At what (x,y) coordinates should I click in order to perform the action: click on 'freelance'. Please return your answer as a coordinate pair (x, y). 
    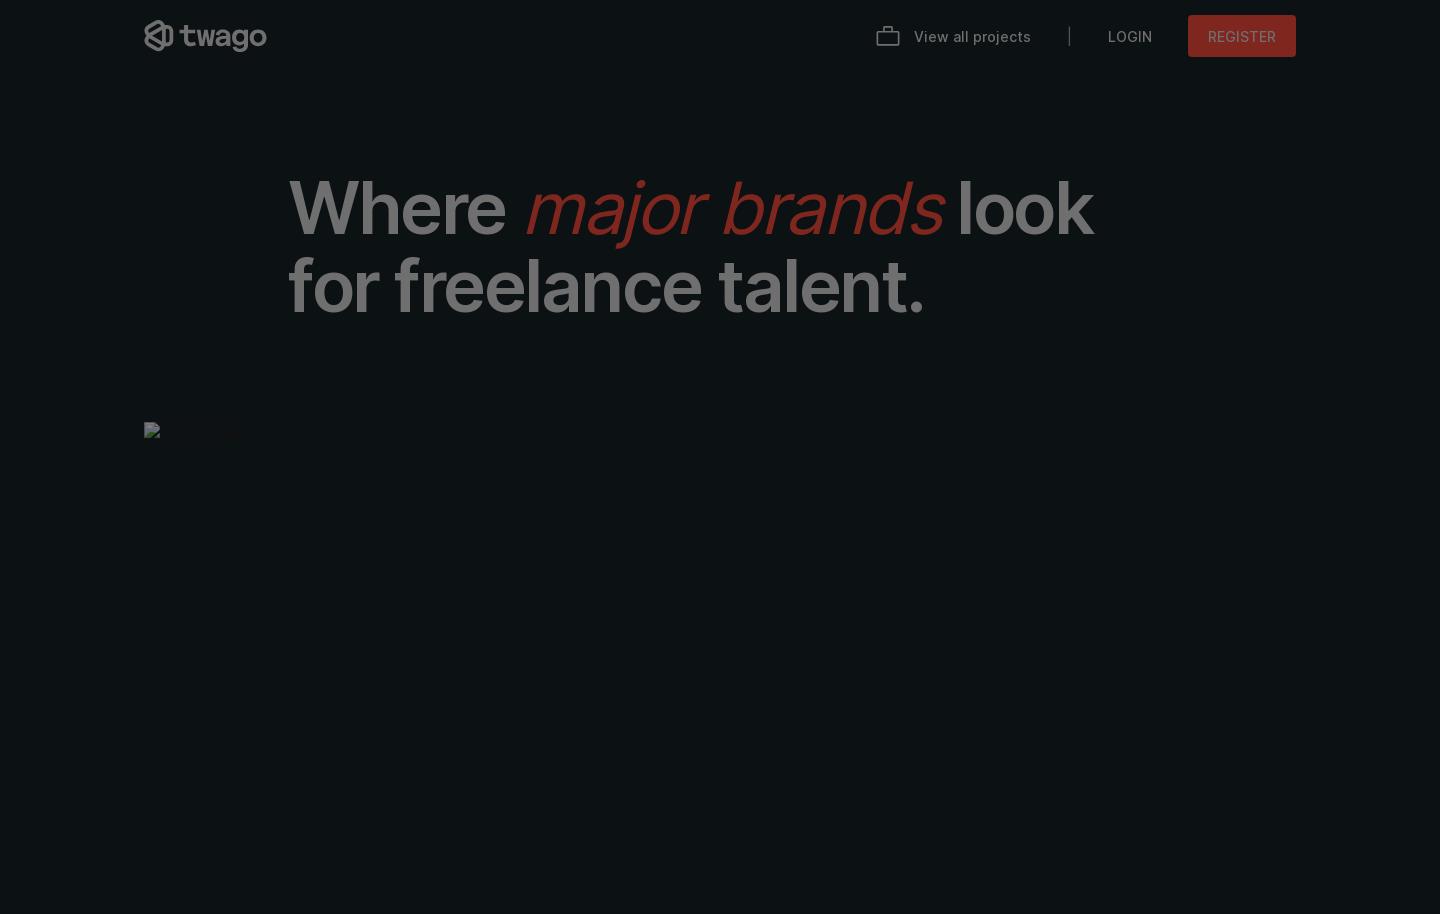
    Looking at the image, I should click on (392, 285).